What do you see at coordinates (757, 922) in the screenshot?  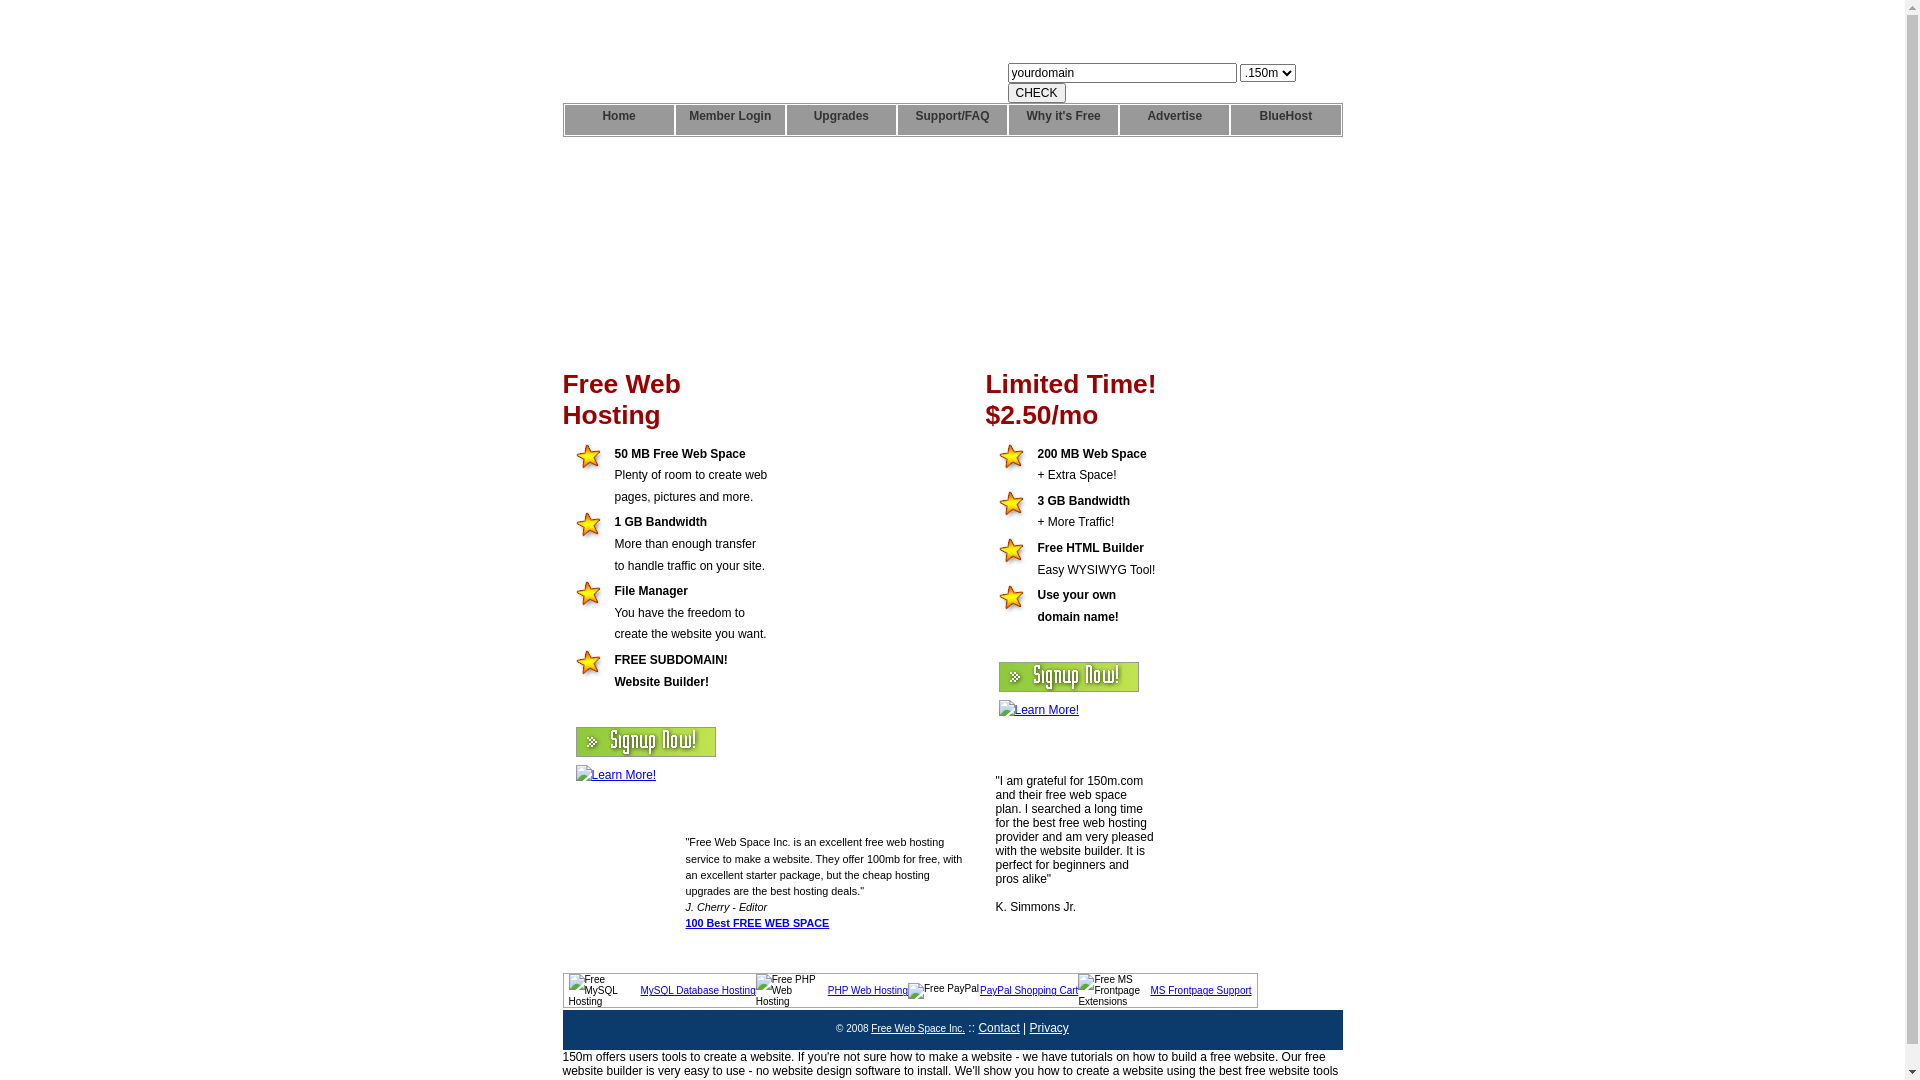 I see `'100 Best FREE WEB SPACE'` at bounding box center [757, 922].